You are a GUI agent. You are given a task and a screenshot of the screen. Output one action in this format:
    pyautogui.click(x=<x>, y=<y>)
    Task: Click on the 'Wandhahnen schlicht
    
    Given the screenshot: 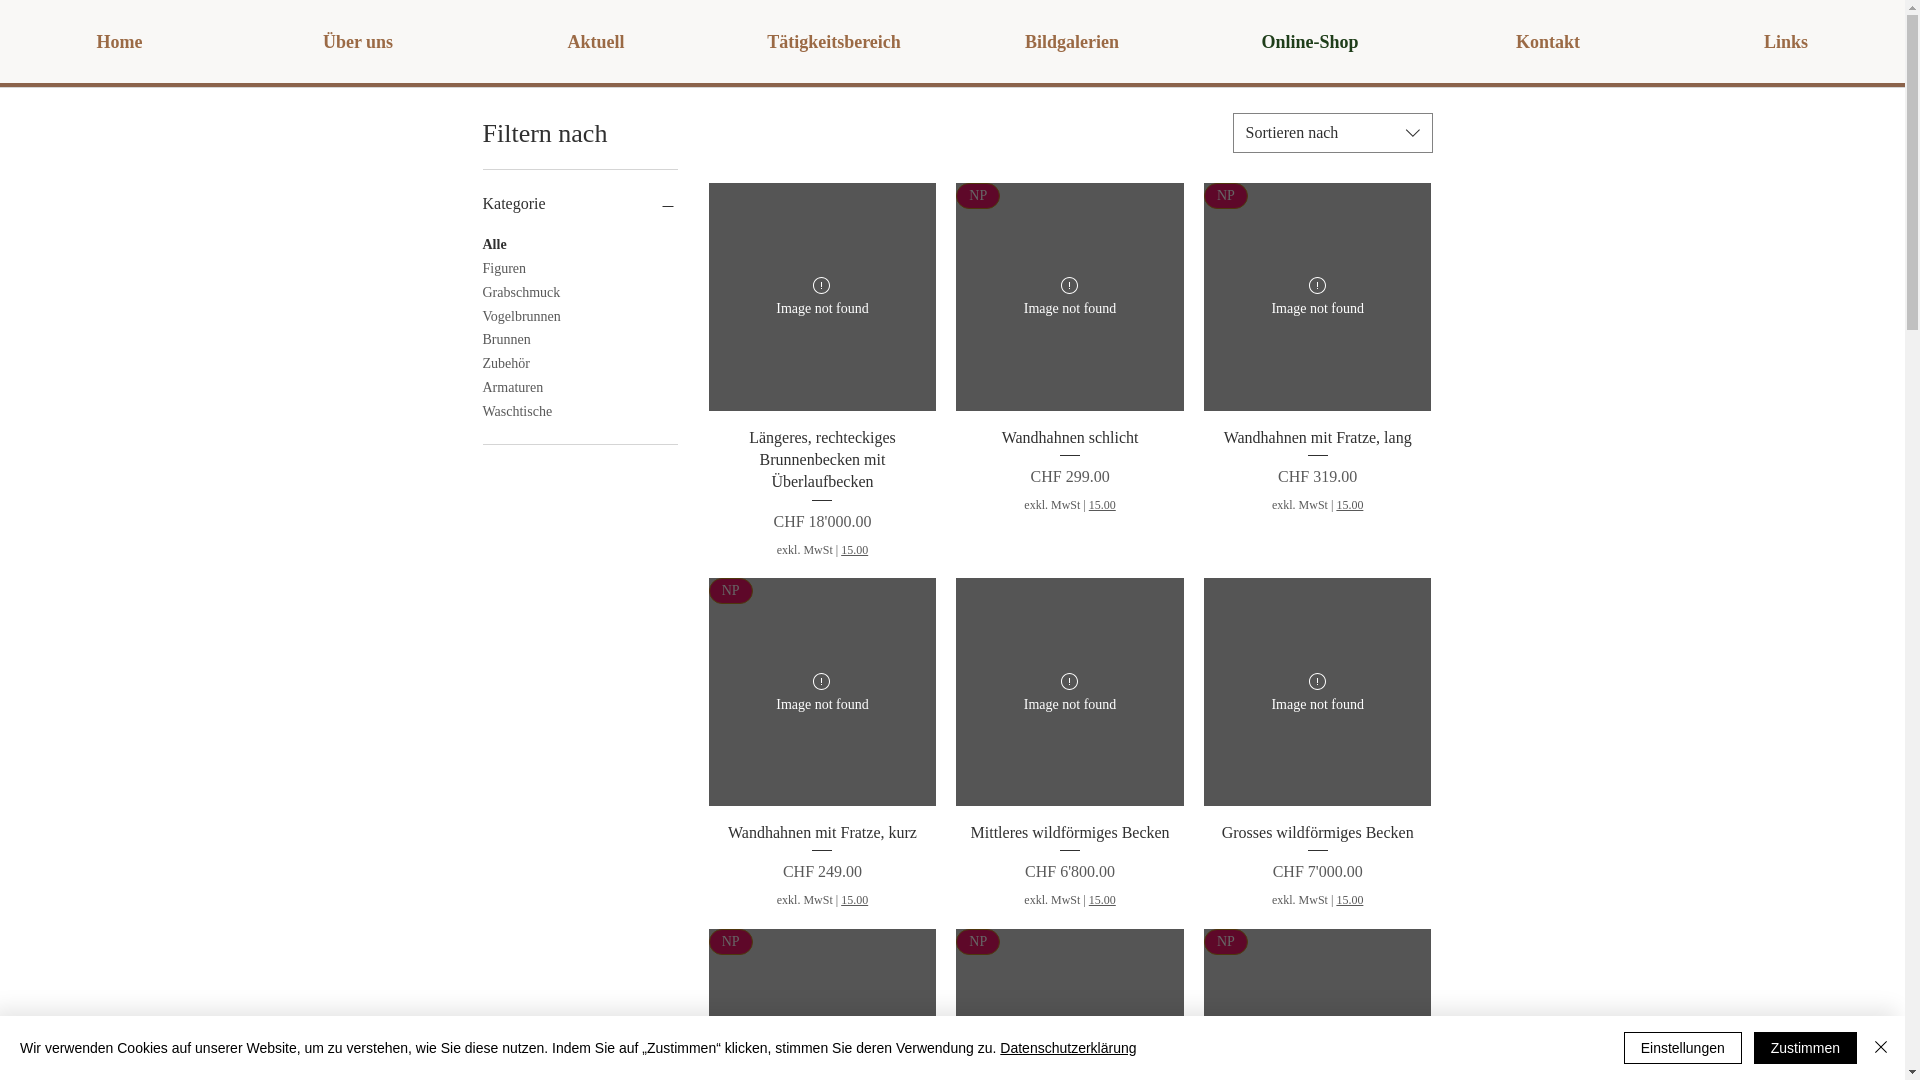 What is the action you would take?
    pyautogui.click(x=954, y=493)
    